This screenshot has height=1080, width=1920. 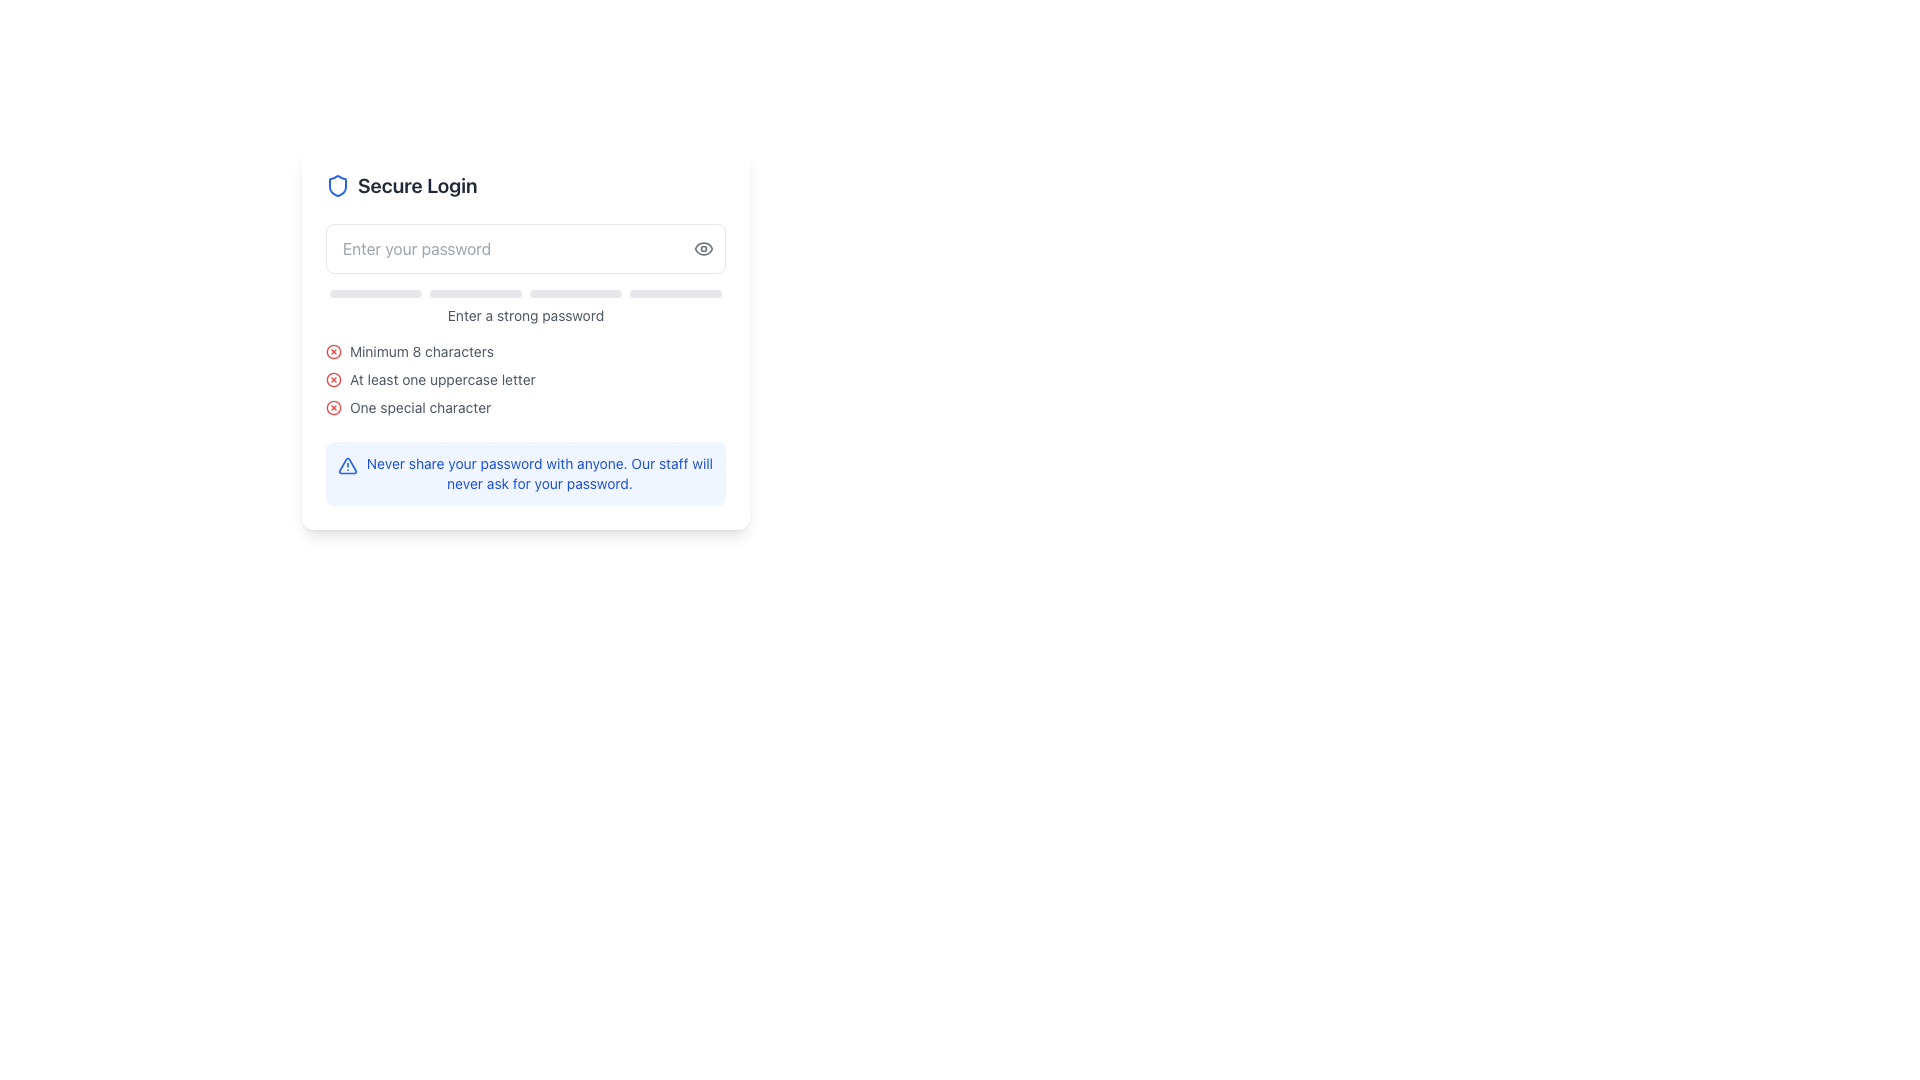 I want to click on the decorative outer oval of the eye-shaped icon within the SVG, located to the right of the password input area, so click(x=704, y=248).